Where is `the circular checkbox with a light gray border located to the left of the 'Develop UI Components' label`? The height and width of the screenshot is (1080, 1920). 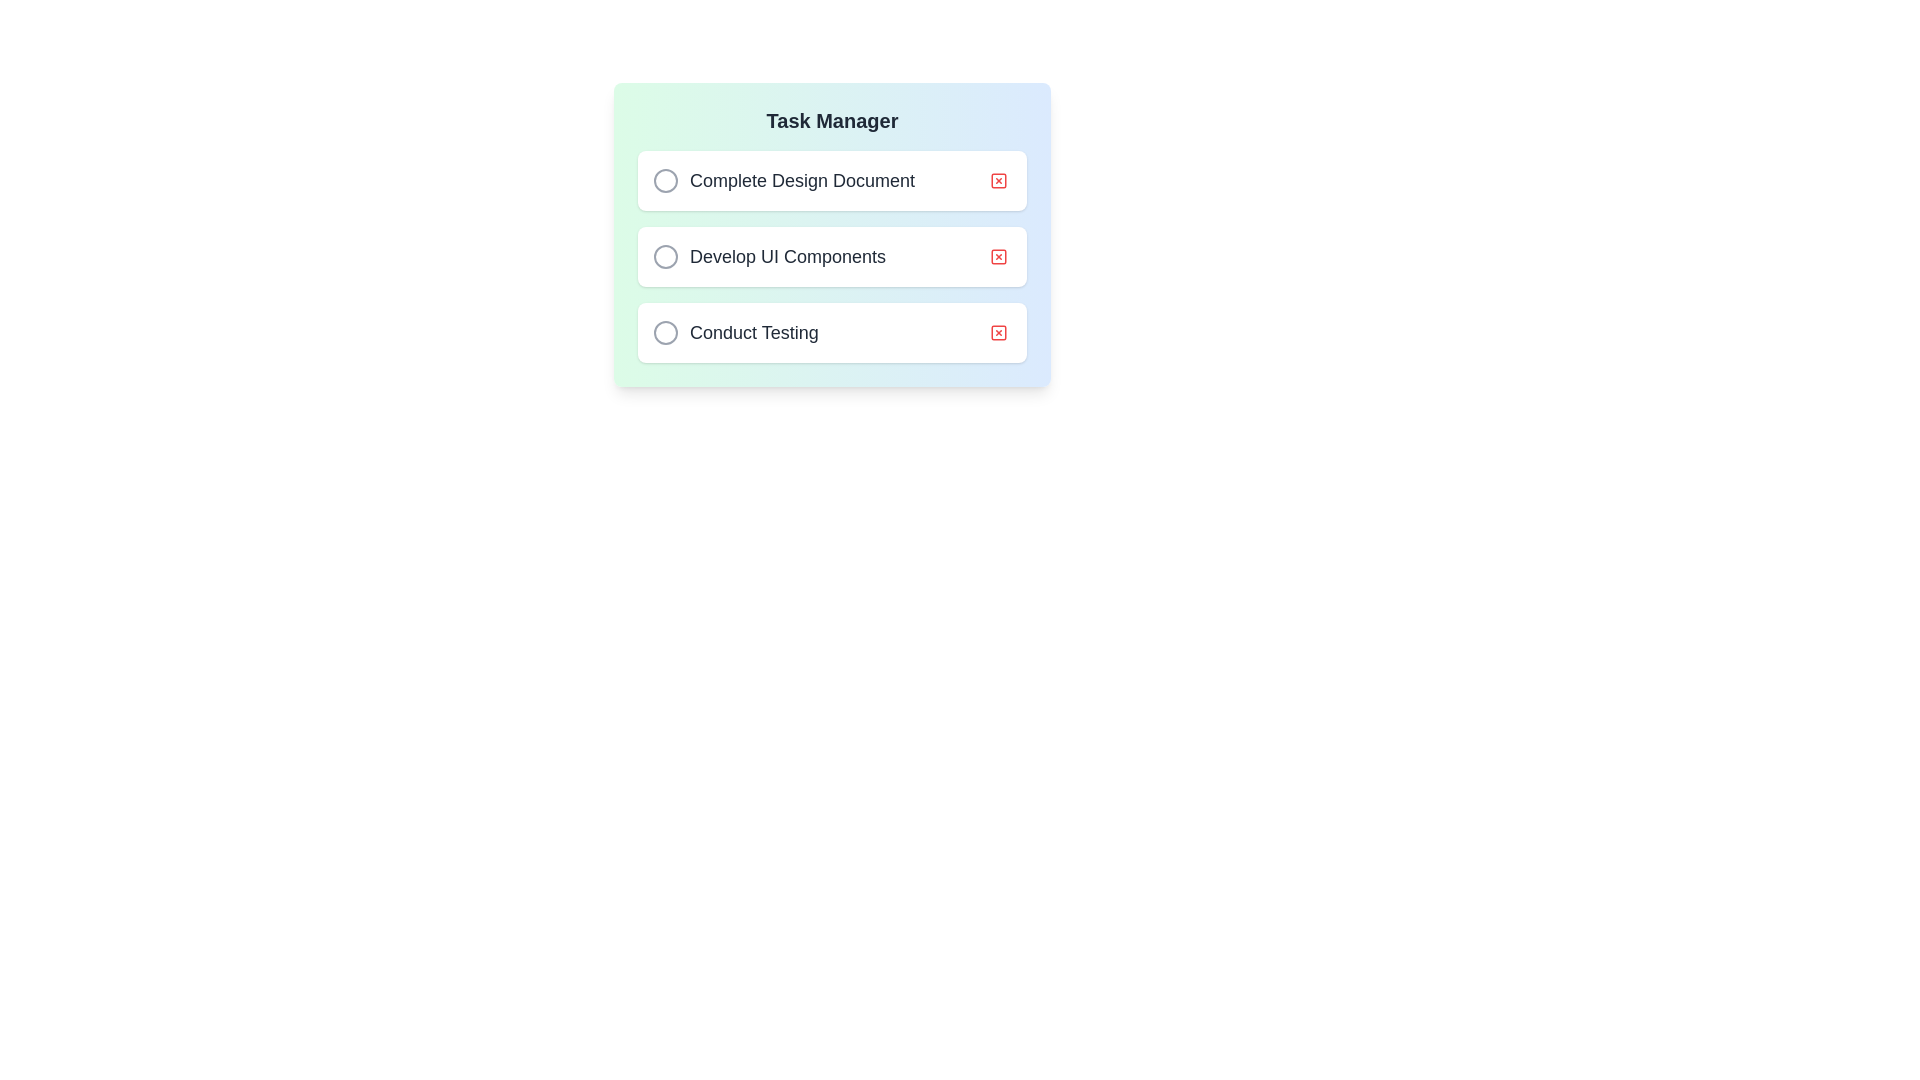 the circular checkbox with a light gray border located to the left of the 'Develop UI Components' label is located at coordinates (666, 256).